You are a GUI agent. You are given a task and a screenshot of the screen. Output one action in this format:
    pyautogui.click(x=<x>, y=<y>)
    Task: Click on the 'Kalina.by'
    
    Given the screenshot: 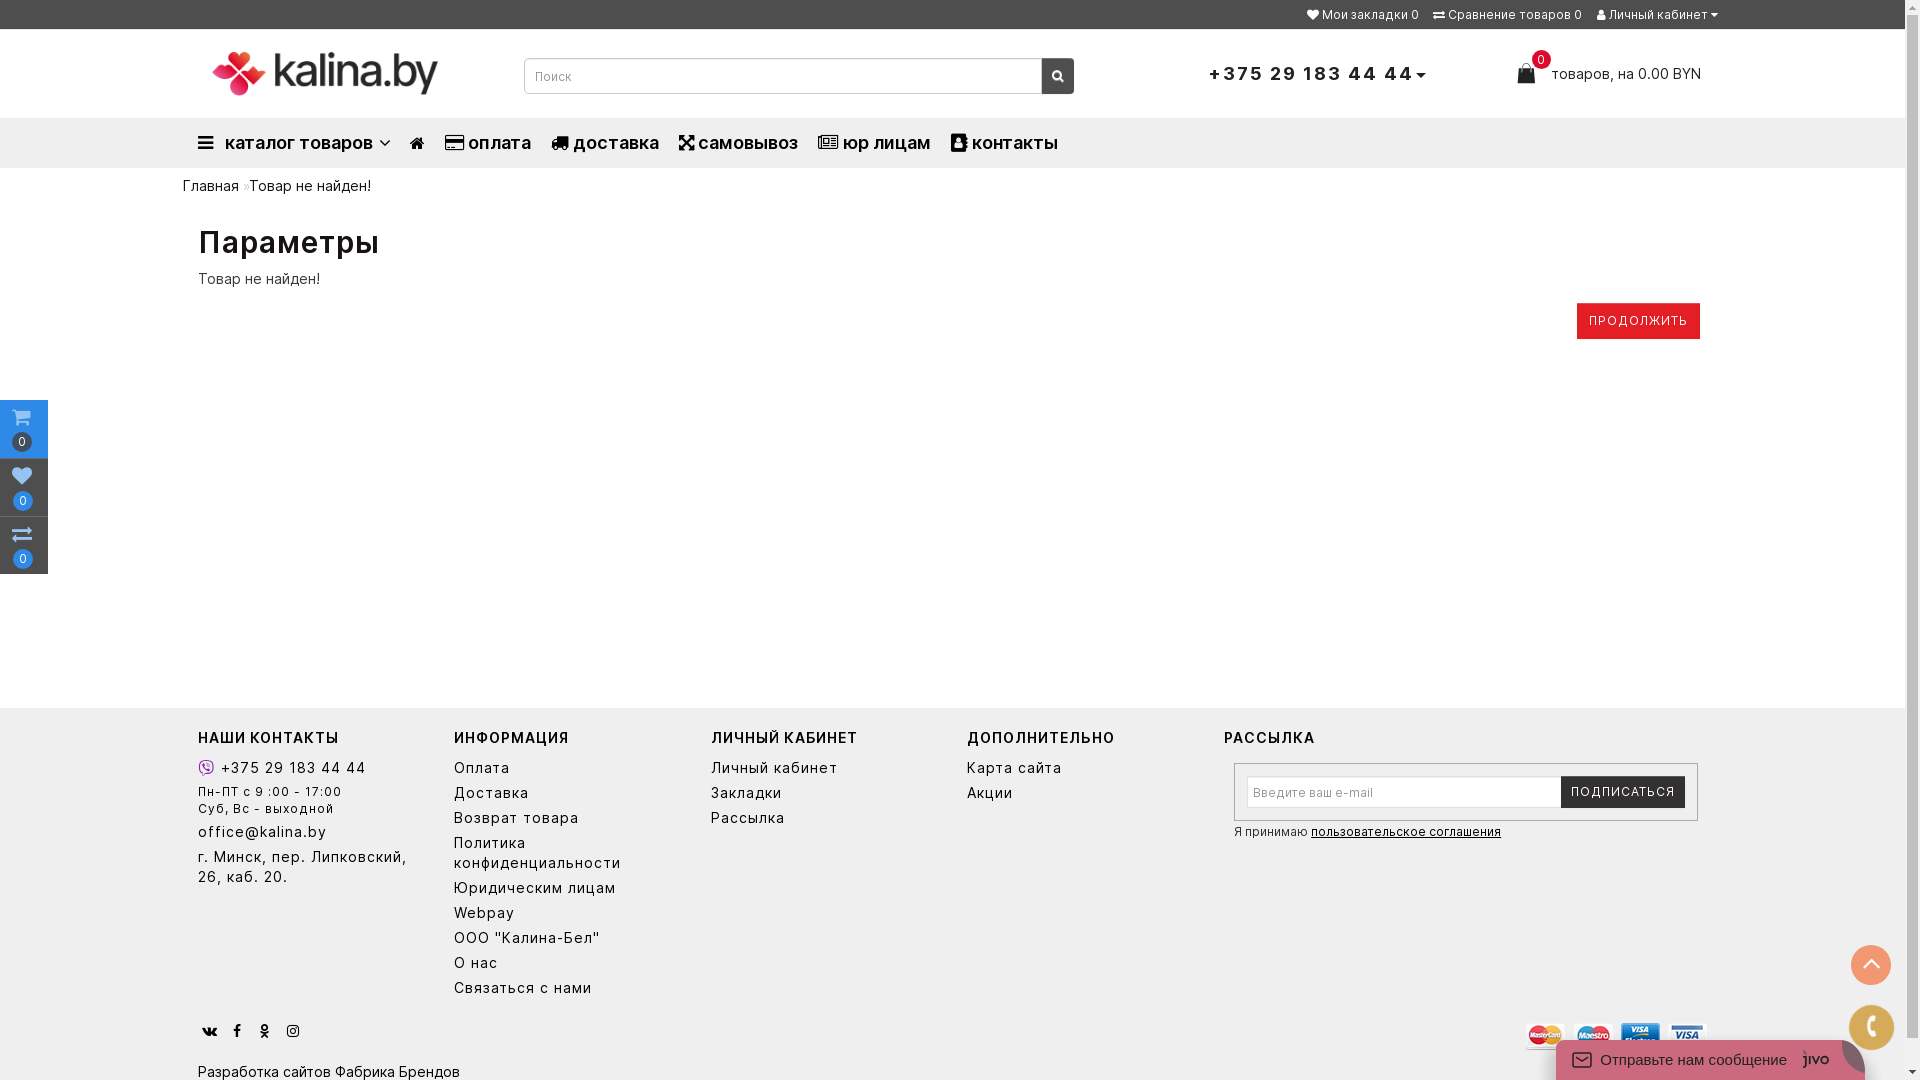 What is the action you would take?
    pyautogui.click(x=211, y=72)
    